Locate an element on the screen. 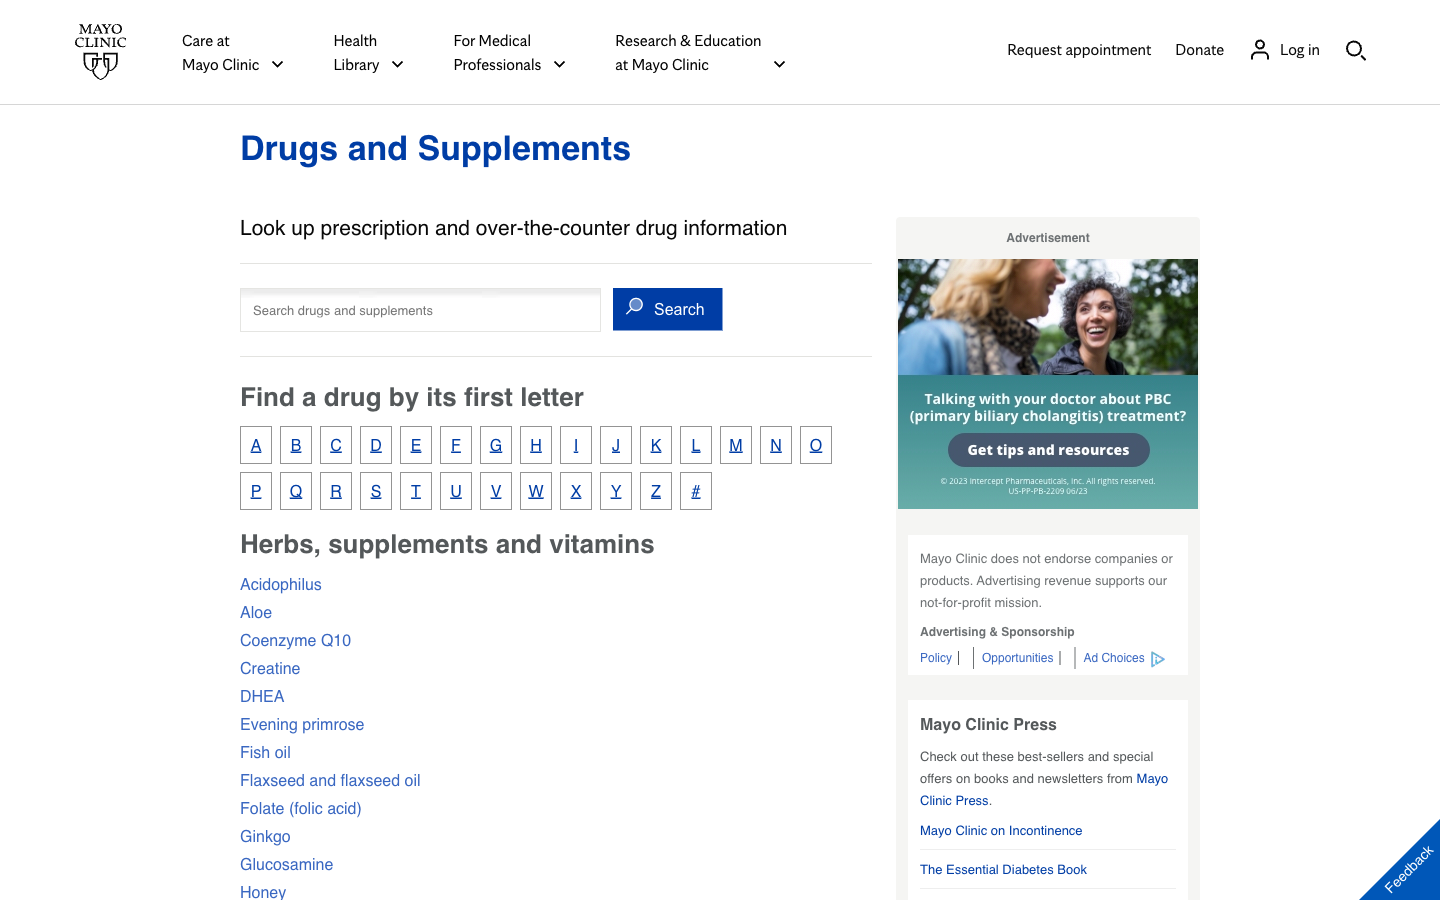  I want to work here – look for a job at Mayo Clinic is located at coordinates (1019, 657).